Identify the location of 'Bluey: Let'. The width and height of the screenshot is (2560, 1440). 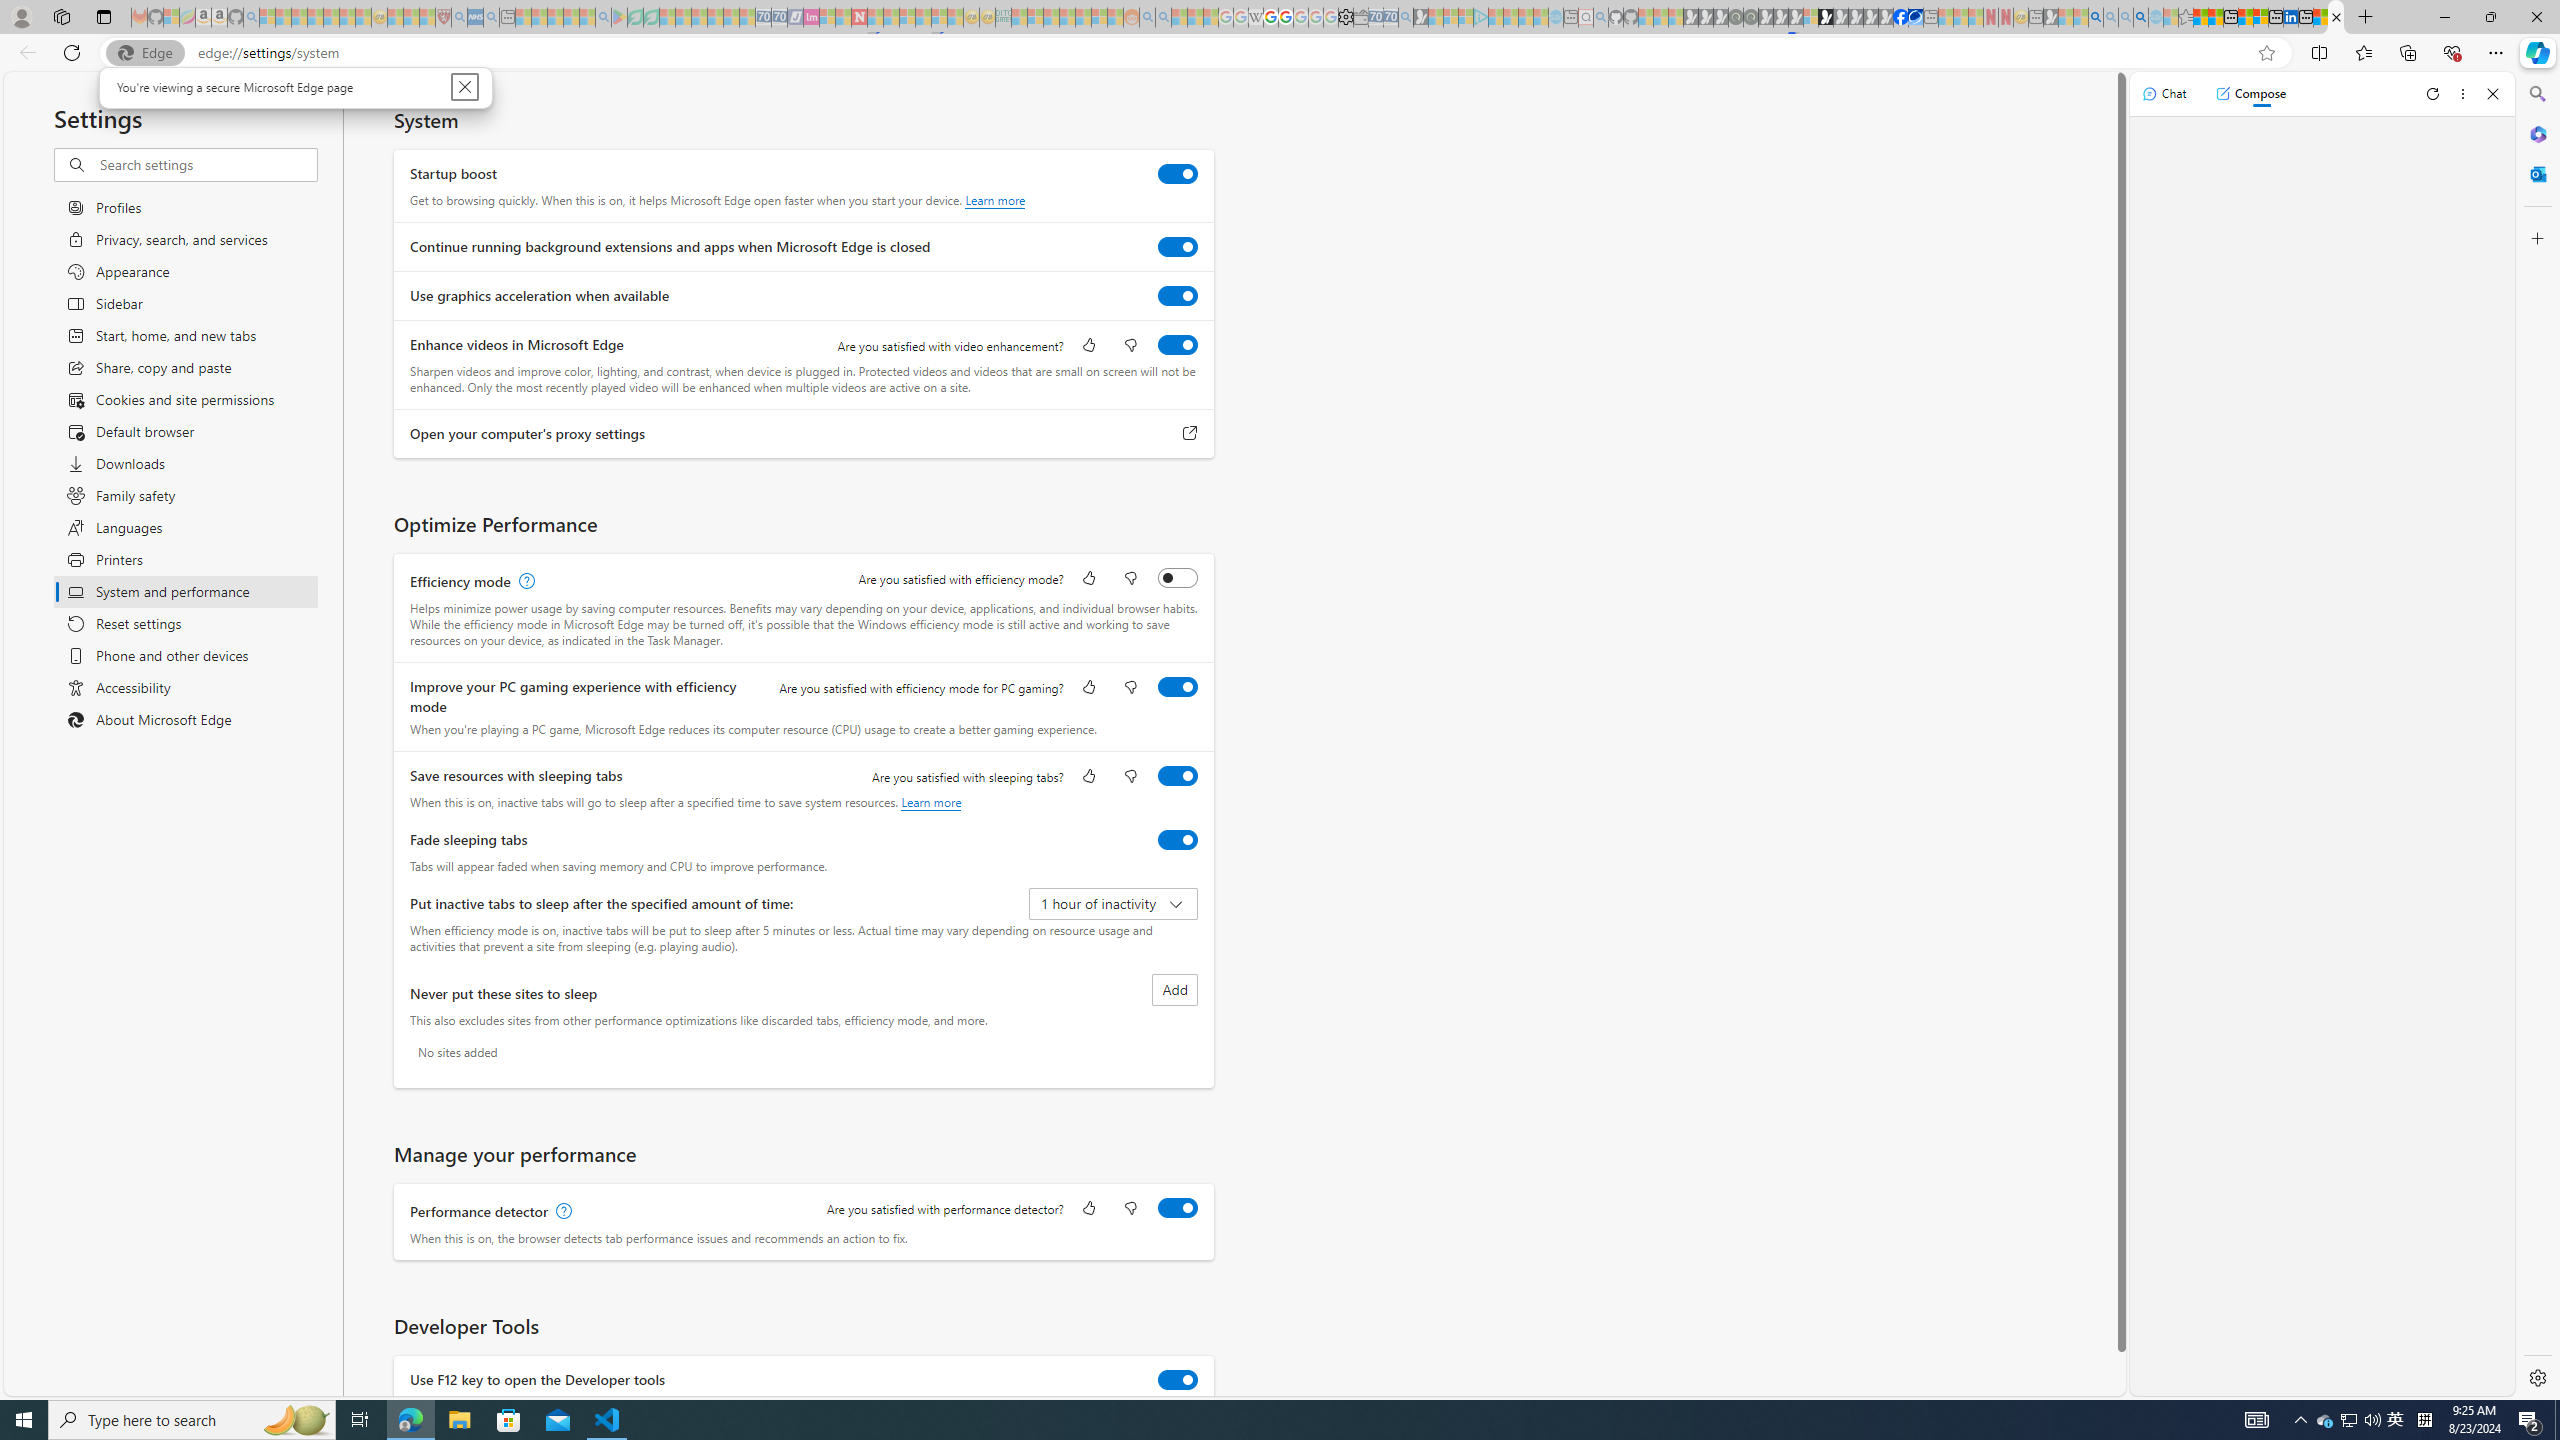
(619, 16).